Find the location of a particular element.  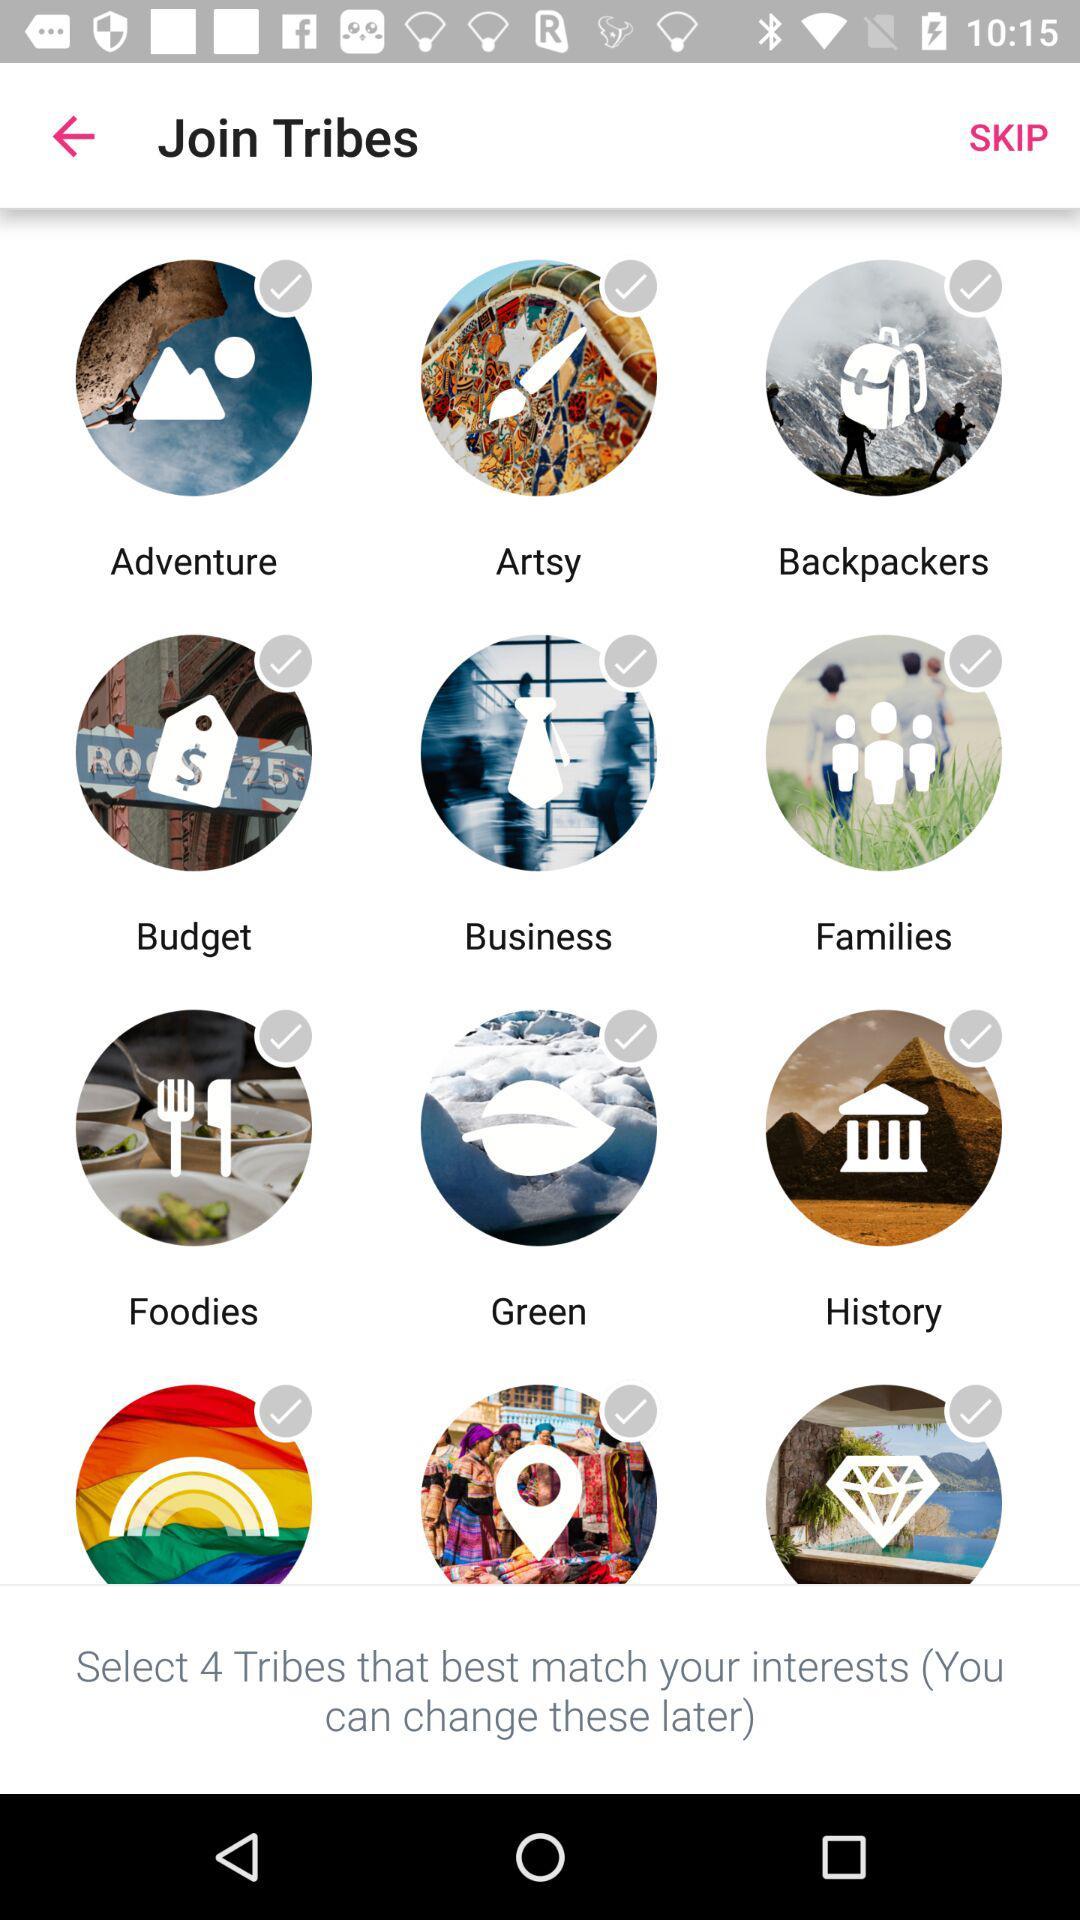

the group is located at coordinates (537, 1122).